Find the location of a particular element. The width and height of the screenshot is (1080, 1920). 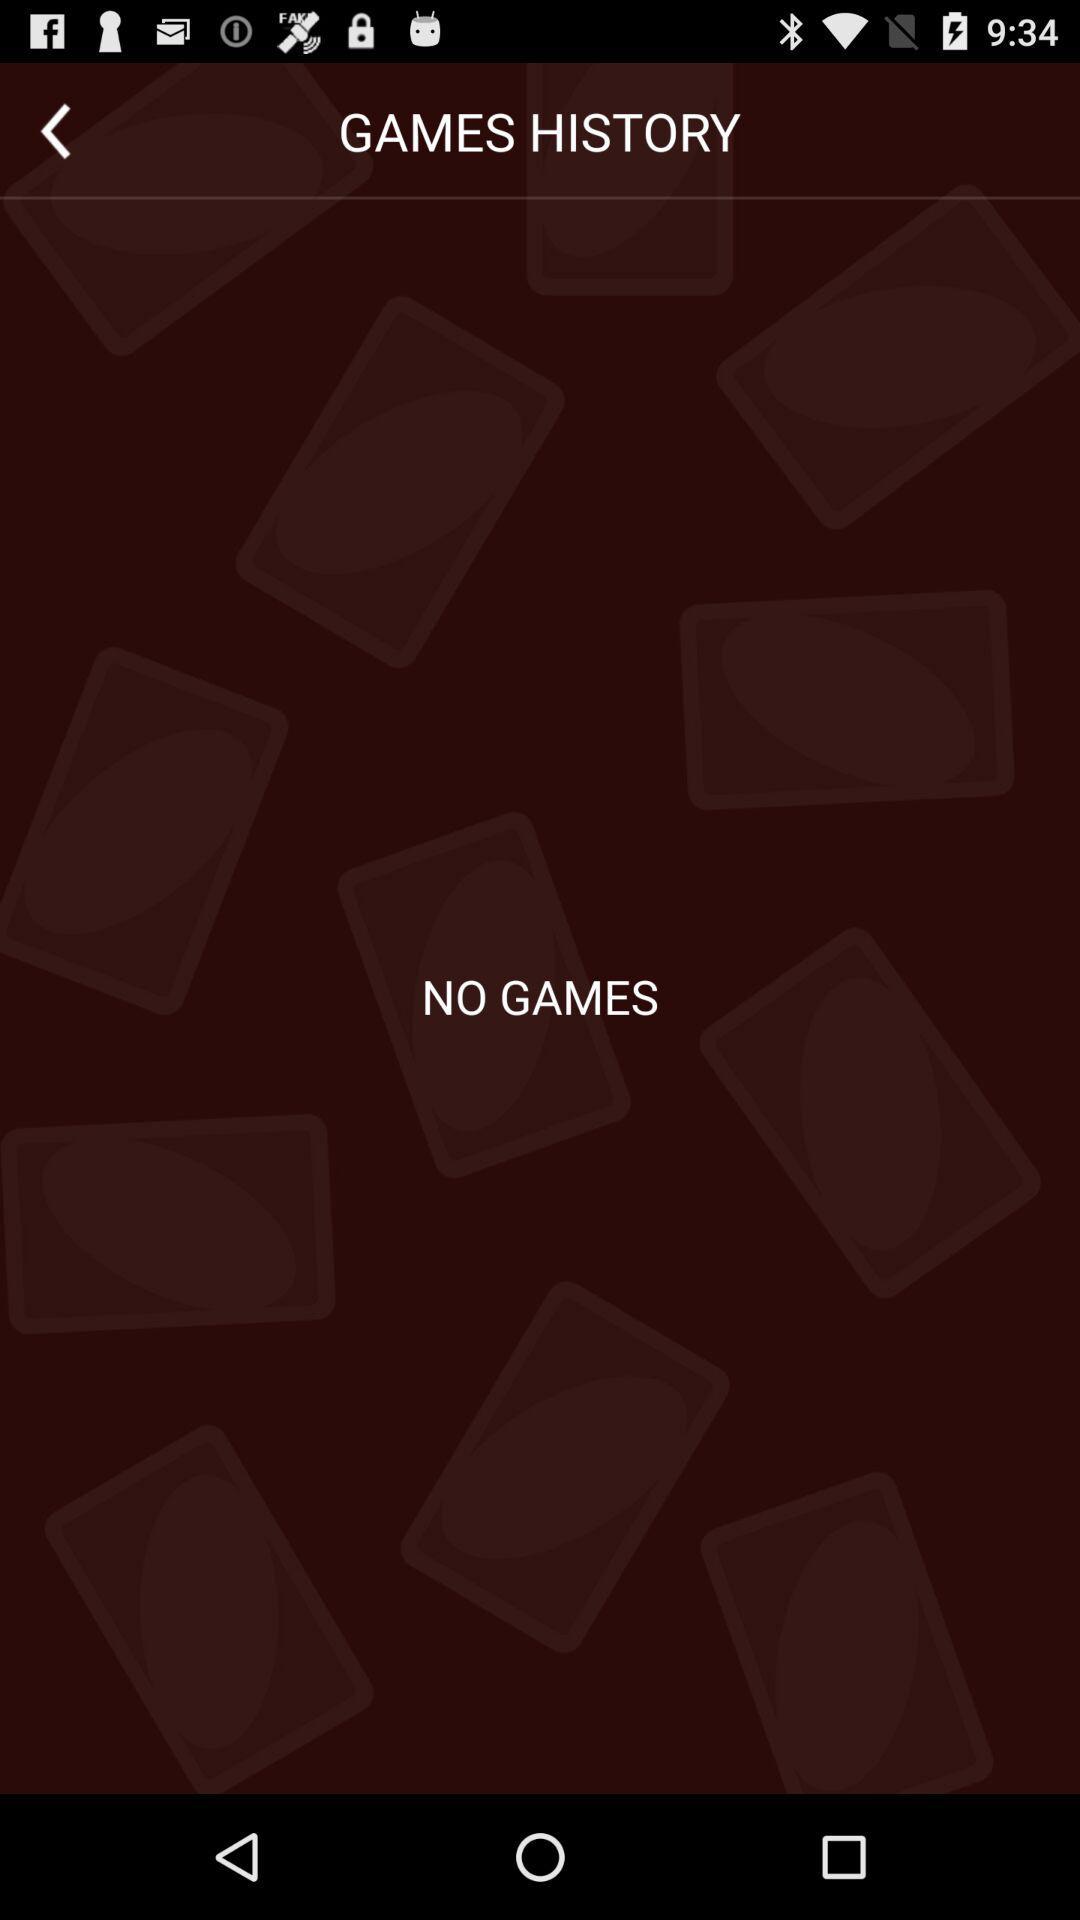

the arrow_backward icon is located at coordinates (54, 139).